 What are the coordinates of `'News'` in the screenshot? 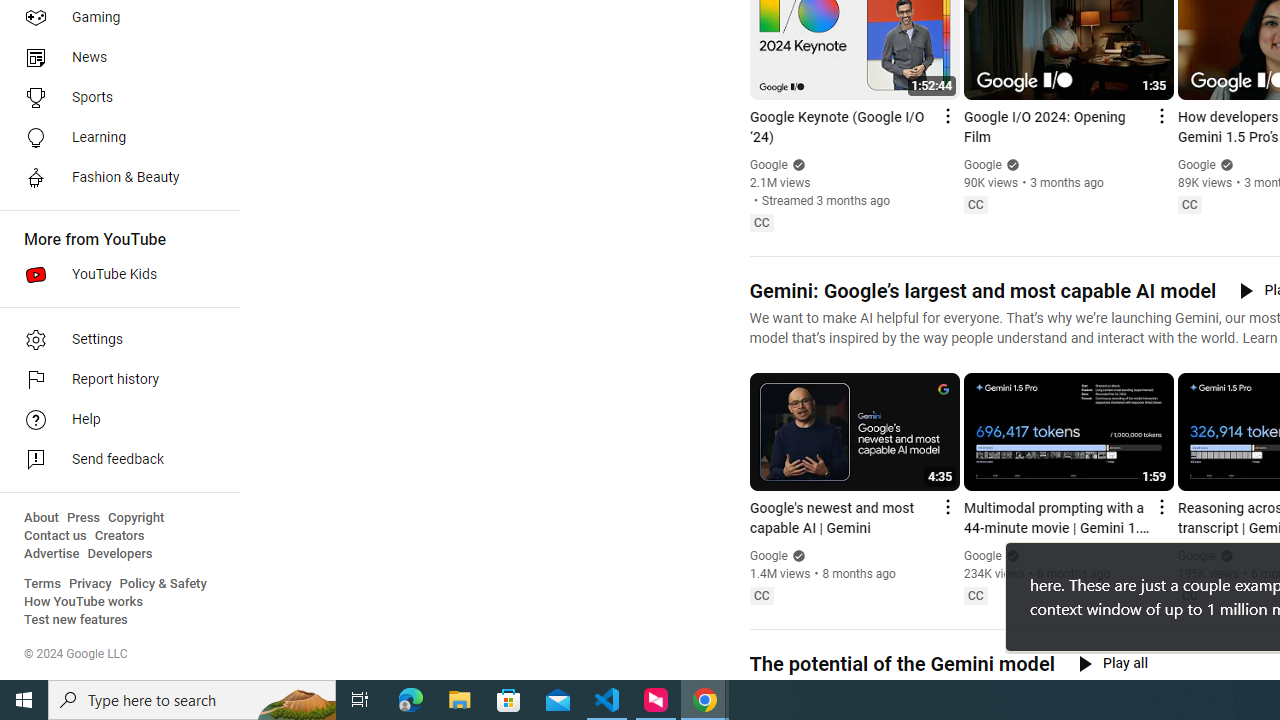 It's located at (112, 56).